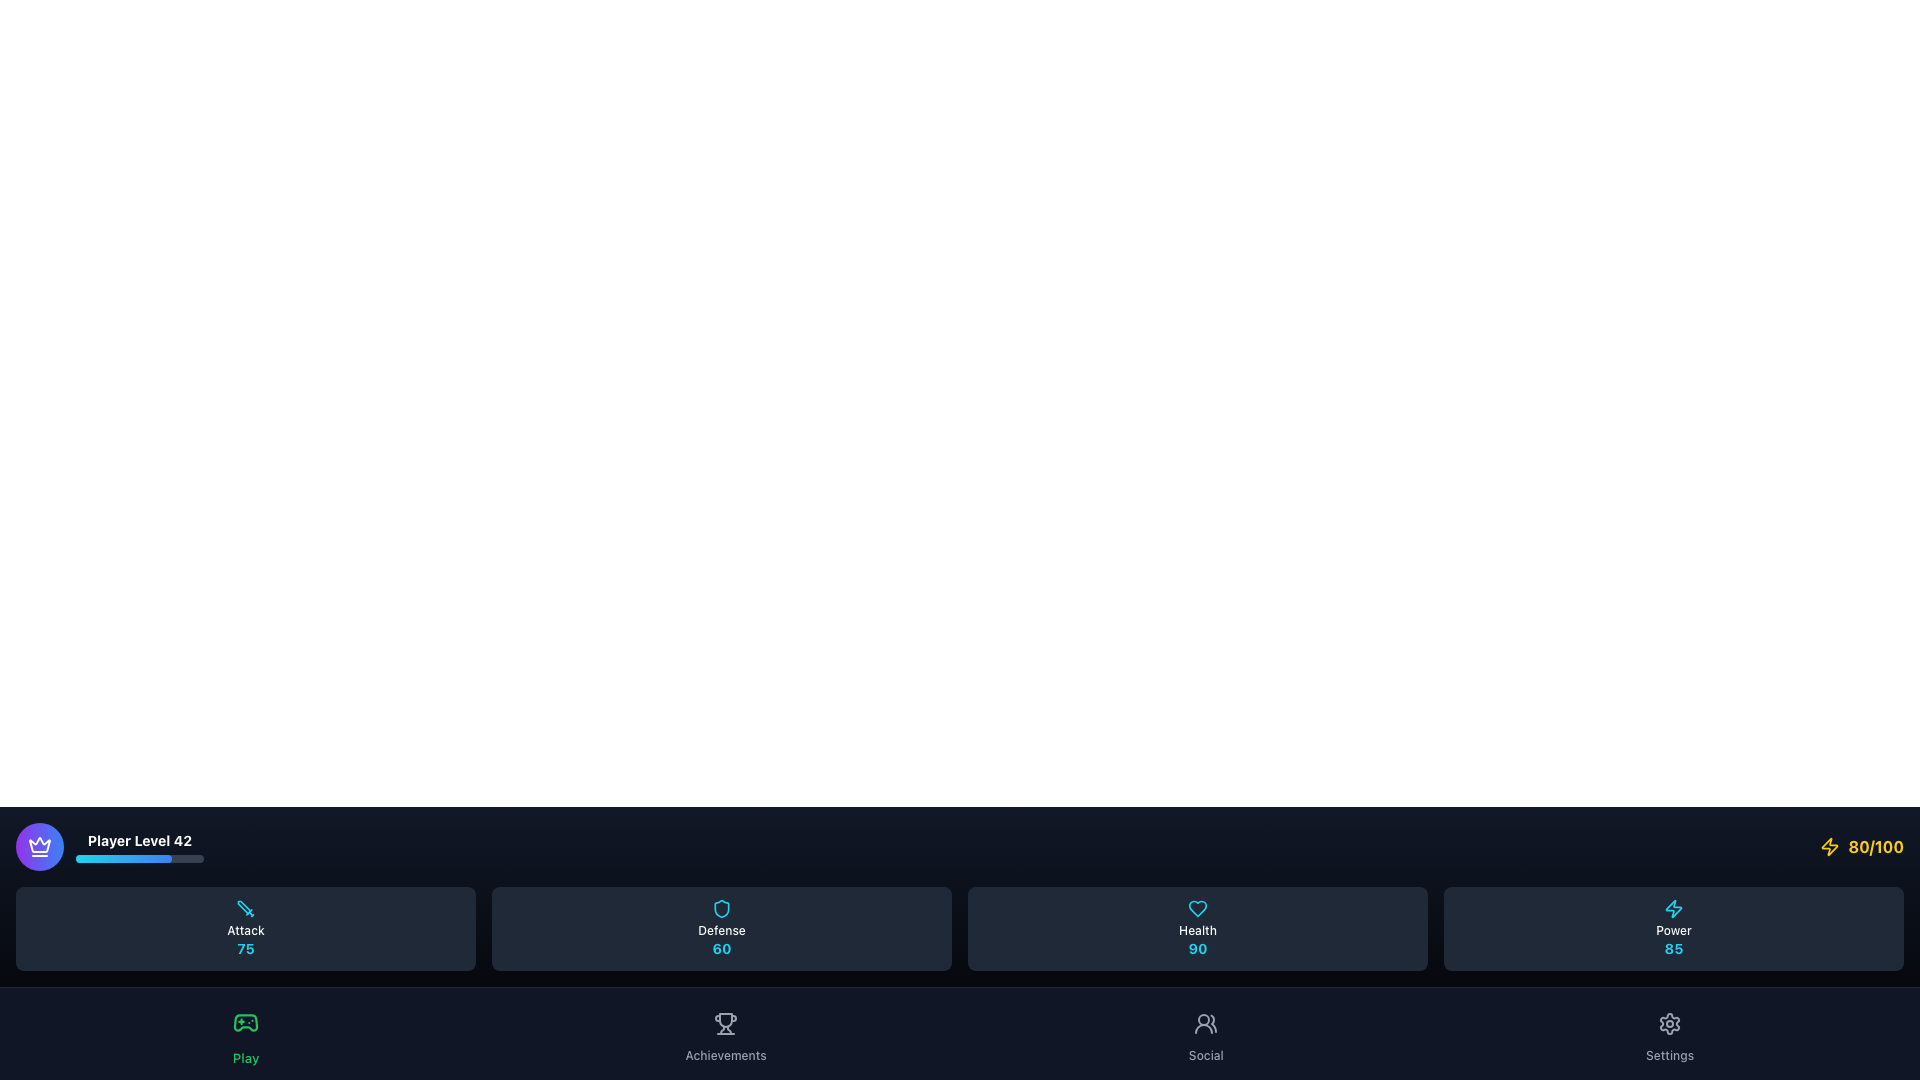 This screenshot has width=1920, height=1080. What do you see at coordinates (1205, 1023) in the screenshot?
I see `the 'Social' icon located at the bottom right of the navigation bar for additional information` at bounding box center [1205, 1023].